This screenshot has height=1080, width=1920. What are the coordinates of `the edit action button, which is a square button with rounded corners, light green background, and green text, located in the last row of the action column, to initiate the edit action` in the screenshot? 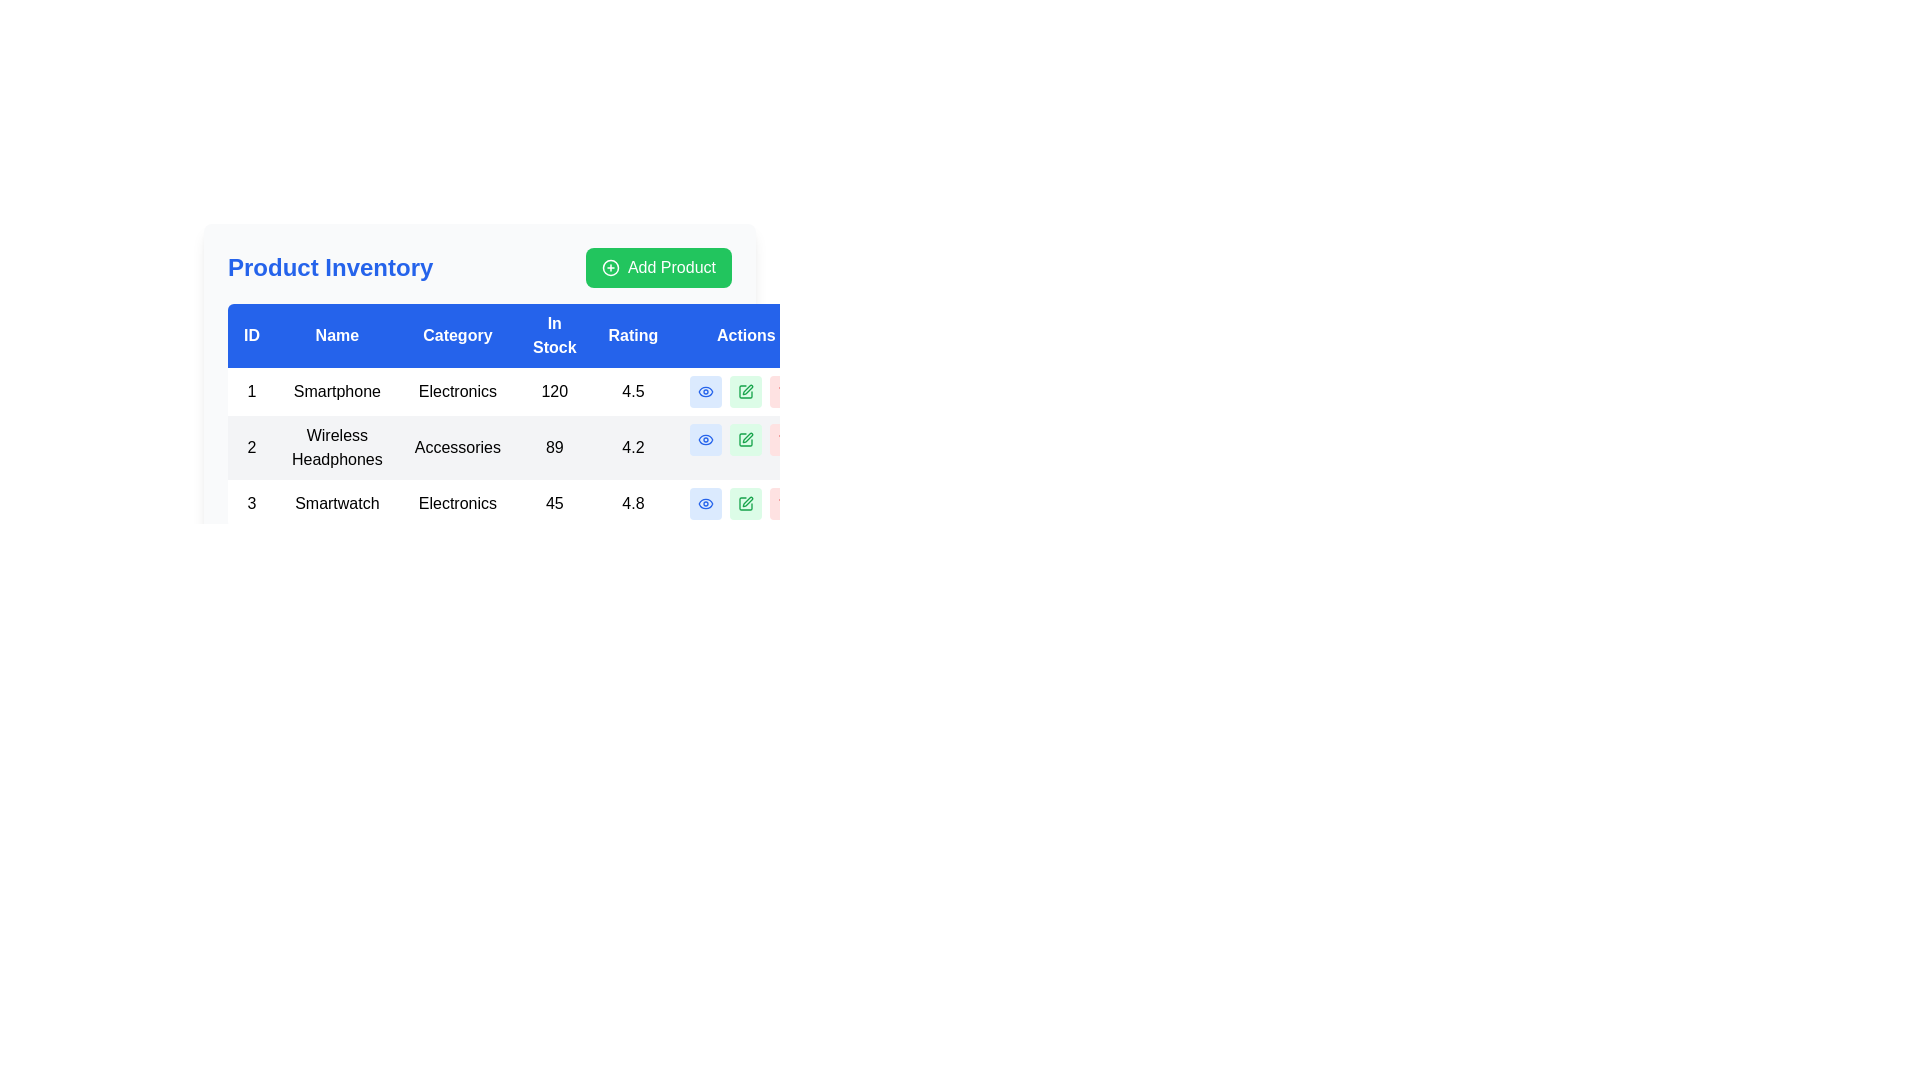 It's located at (745, 503).